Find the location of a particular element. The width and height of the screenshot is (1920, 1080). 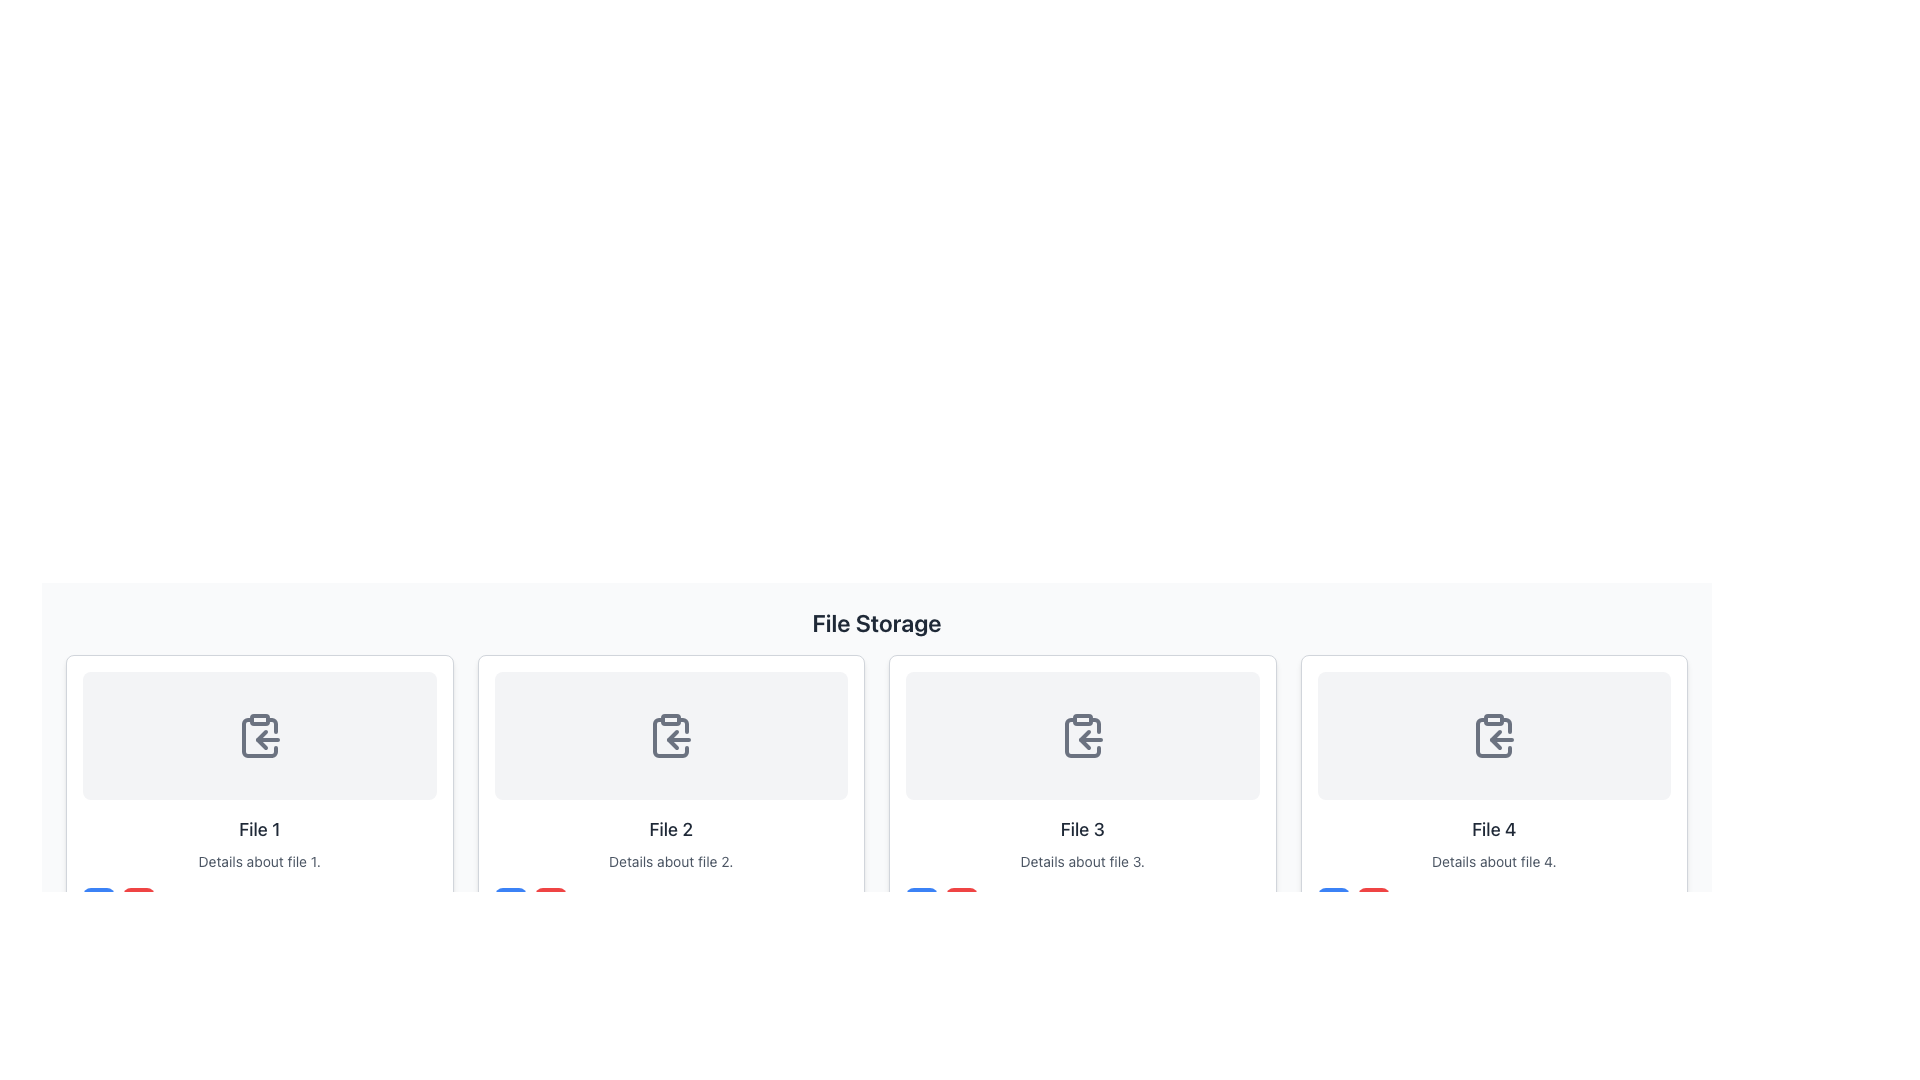

the clipboard icon with a copy arrow, which is the fourth icon in a horizontal row within the 'File 4' card, located at the center-top of the card is located at coordinates (1494, 736).